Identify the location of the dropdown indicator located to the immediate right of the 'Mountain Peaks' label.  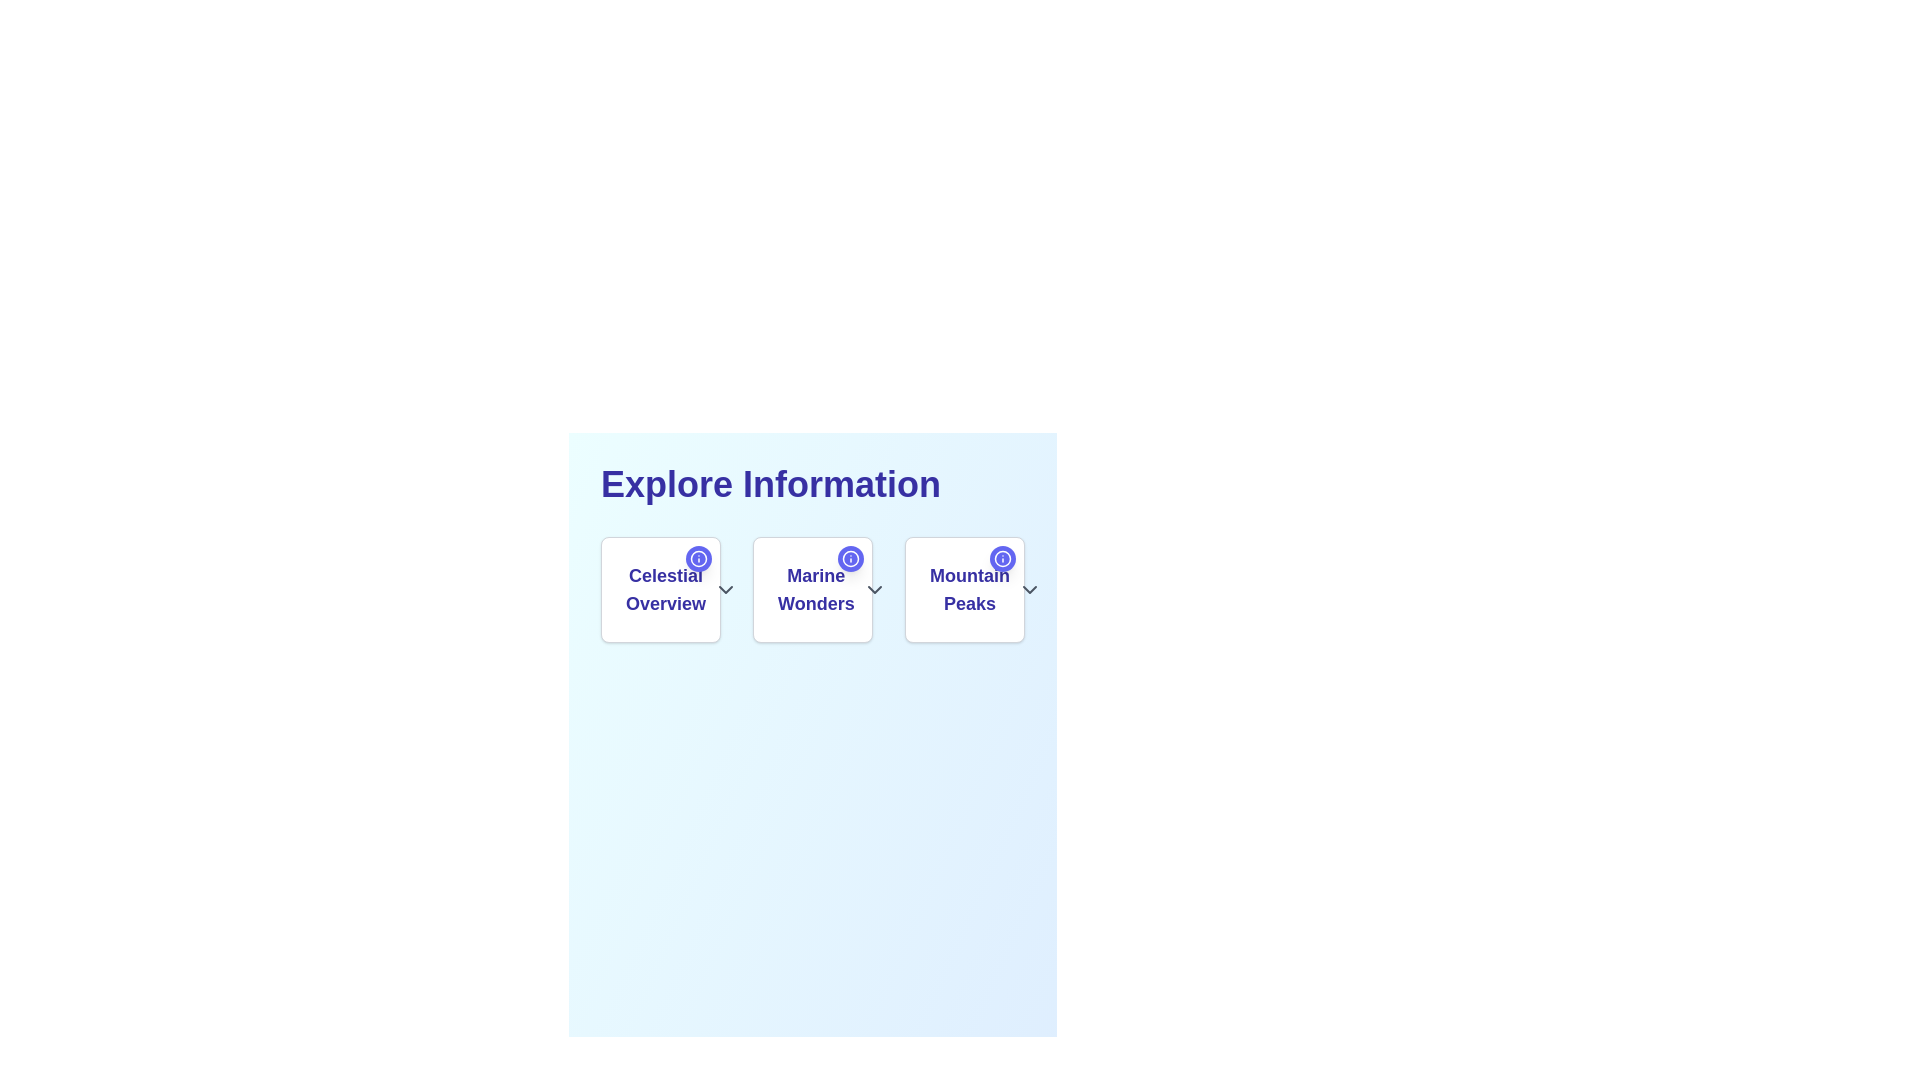
(1029, 589).